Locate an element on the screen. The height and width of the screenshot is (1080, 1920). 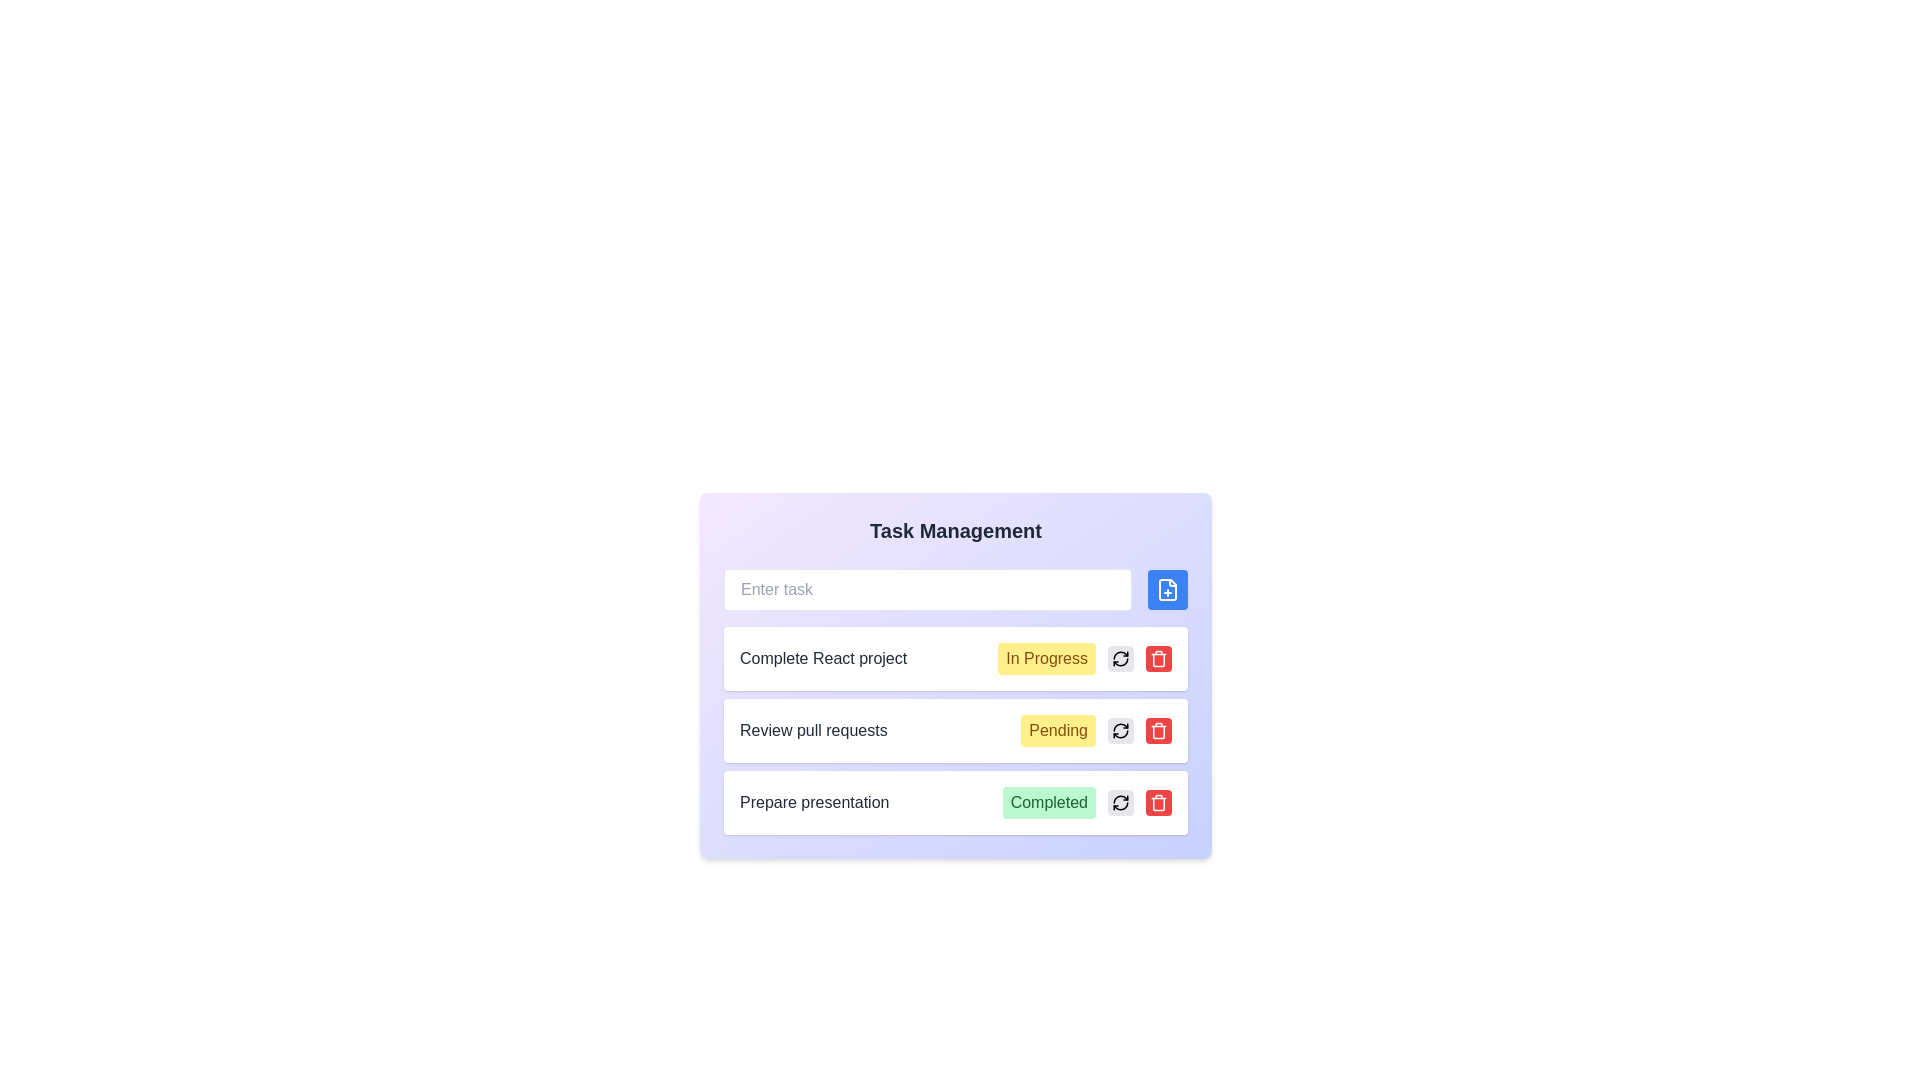
the refresh action button with a circular refresh icon, positioned to the right of the 'Completed' label in the task row is located at coordinates (1121, 801).